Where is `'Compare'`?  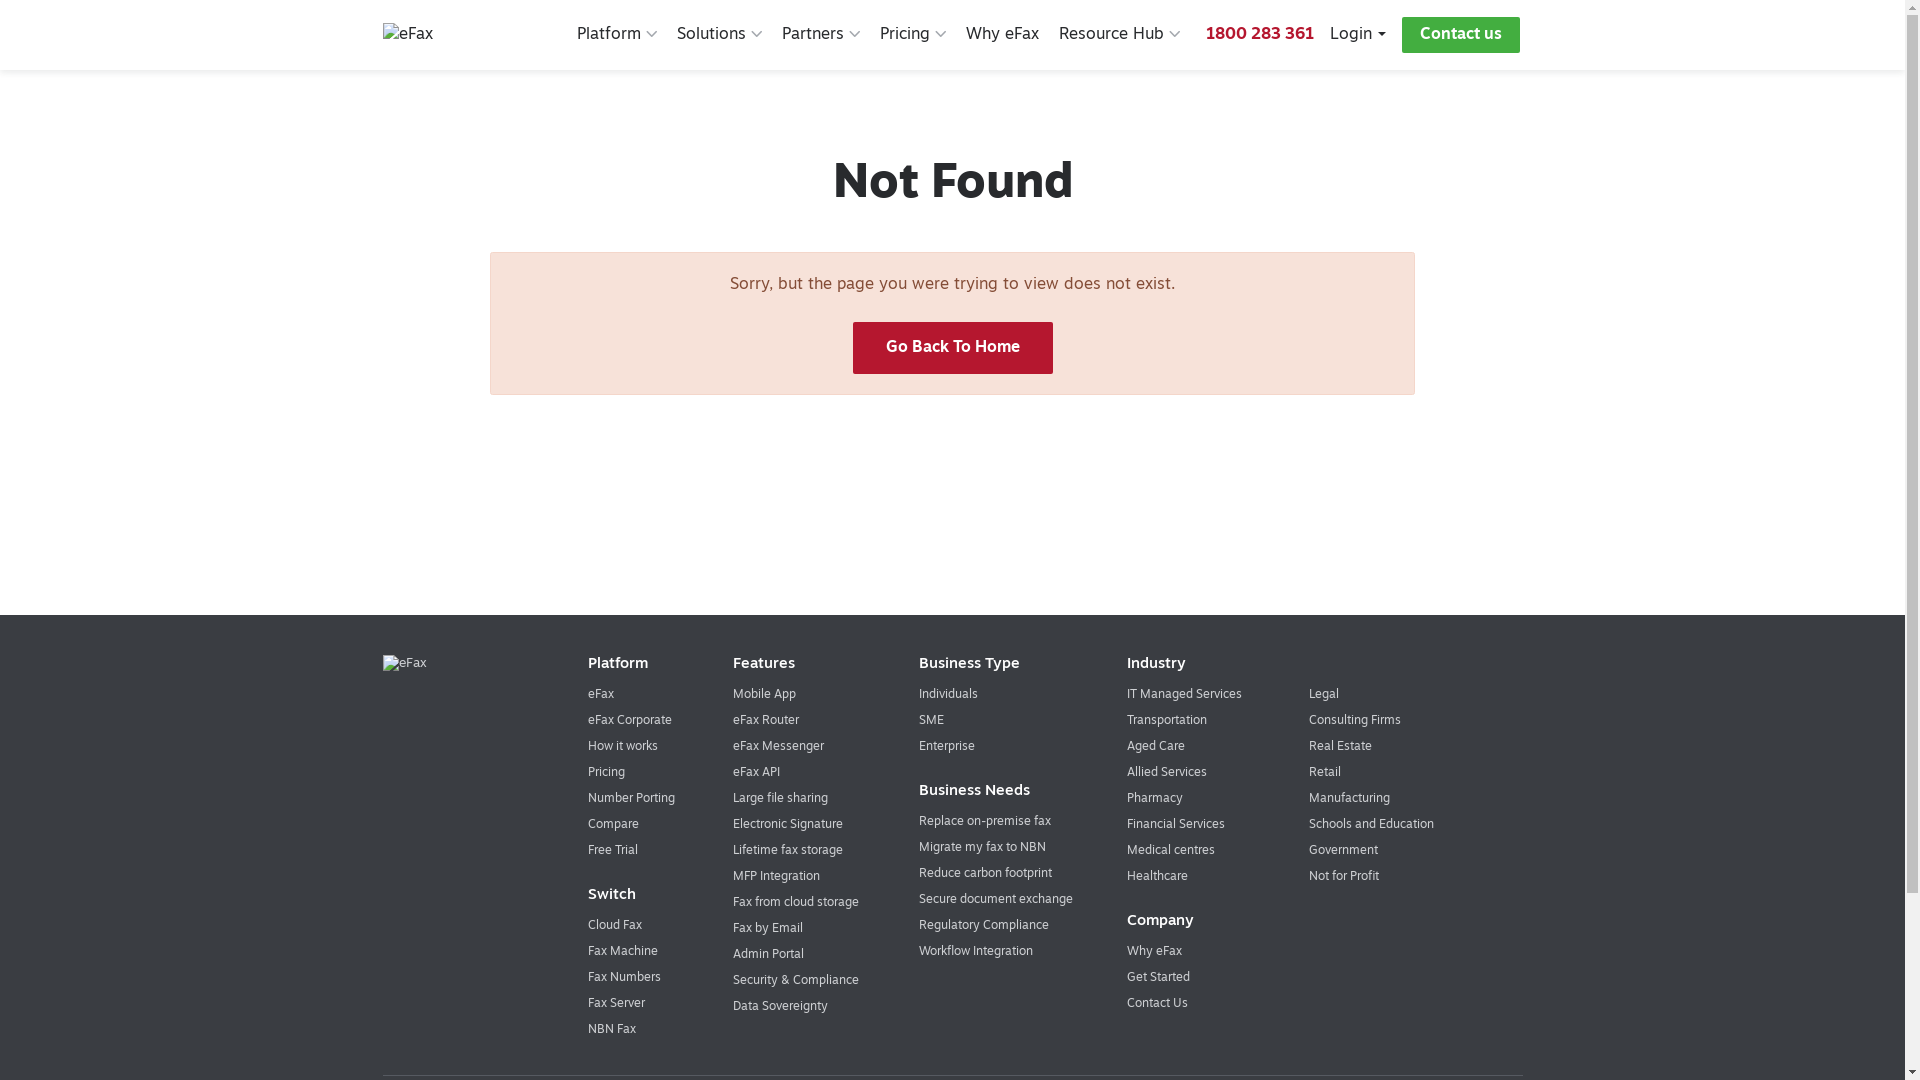
'Compare' is located at coordinates (612, 825).